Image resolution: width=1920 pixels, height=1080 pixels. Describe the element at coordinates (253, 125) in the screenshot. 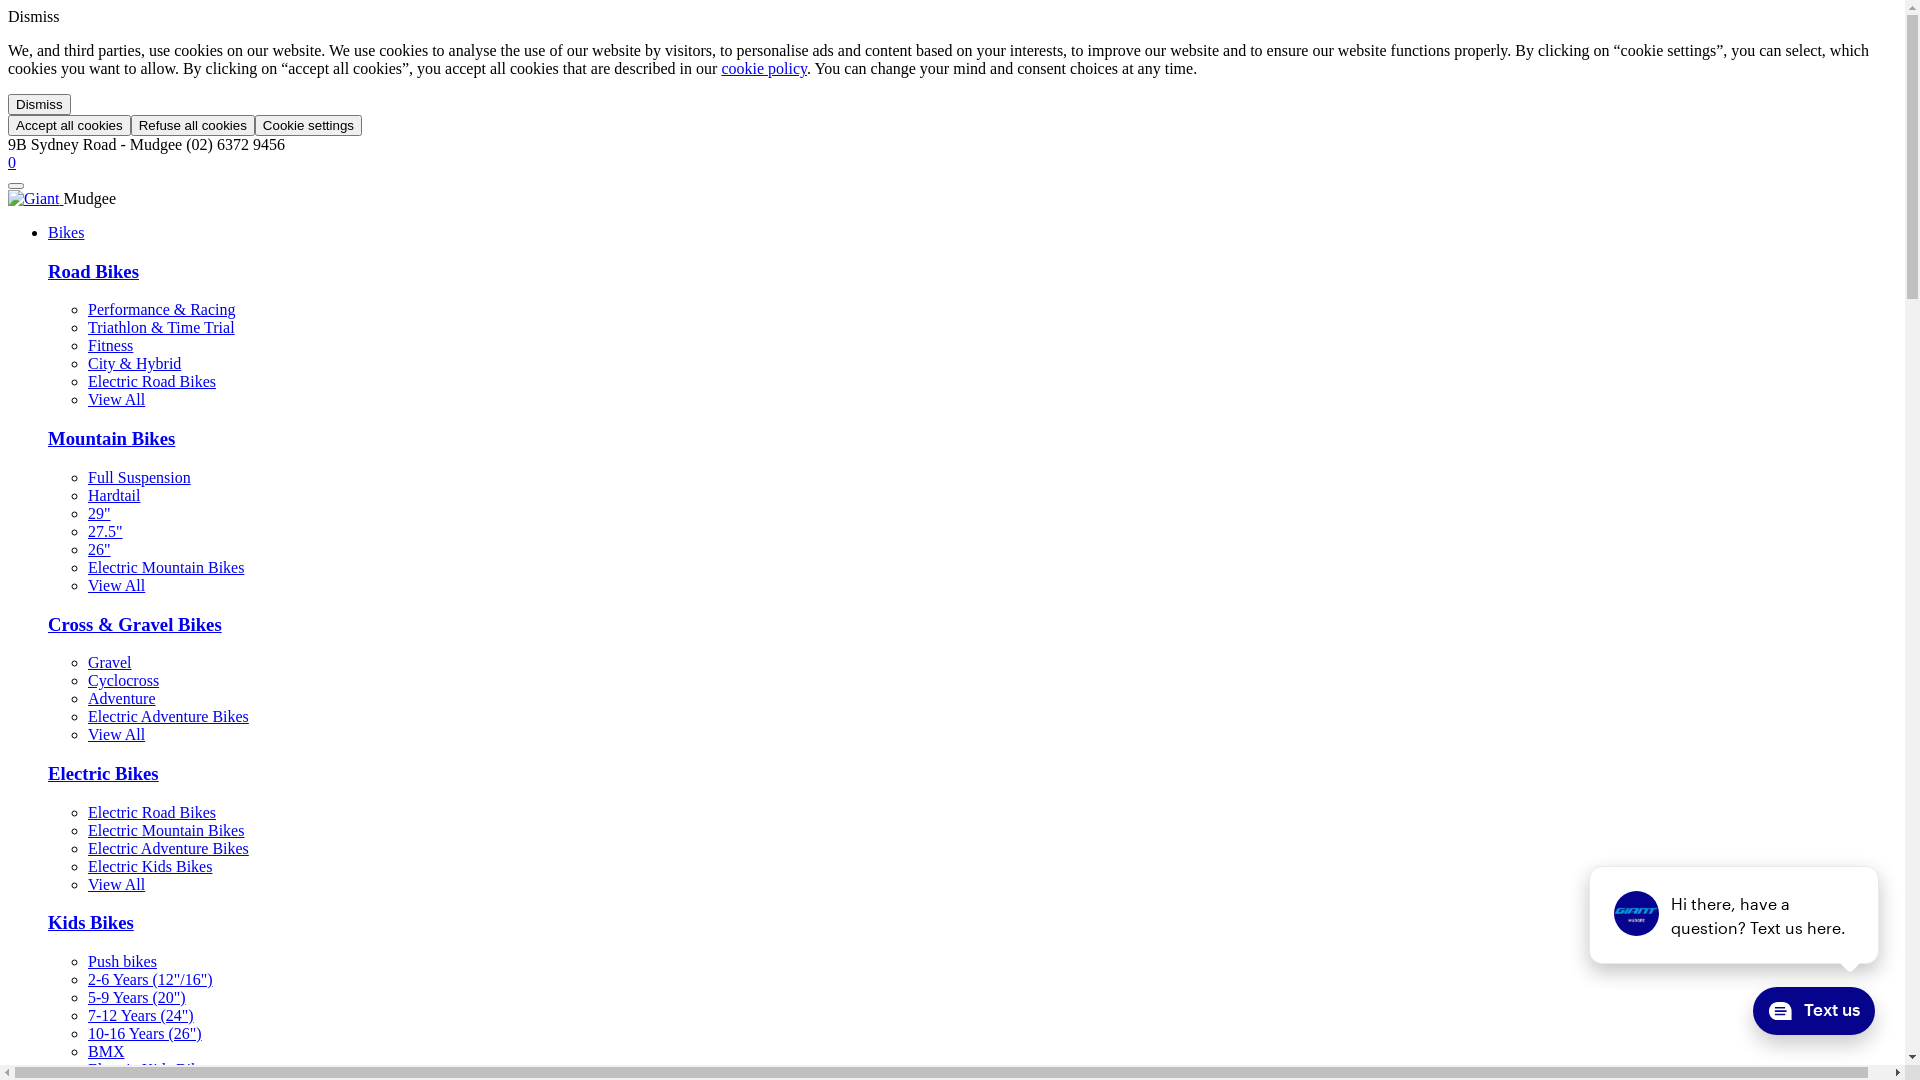

I see `'Cookie settings'` at that location.